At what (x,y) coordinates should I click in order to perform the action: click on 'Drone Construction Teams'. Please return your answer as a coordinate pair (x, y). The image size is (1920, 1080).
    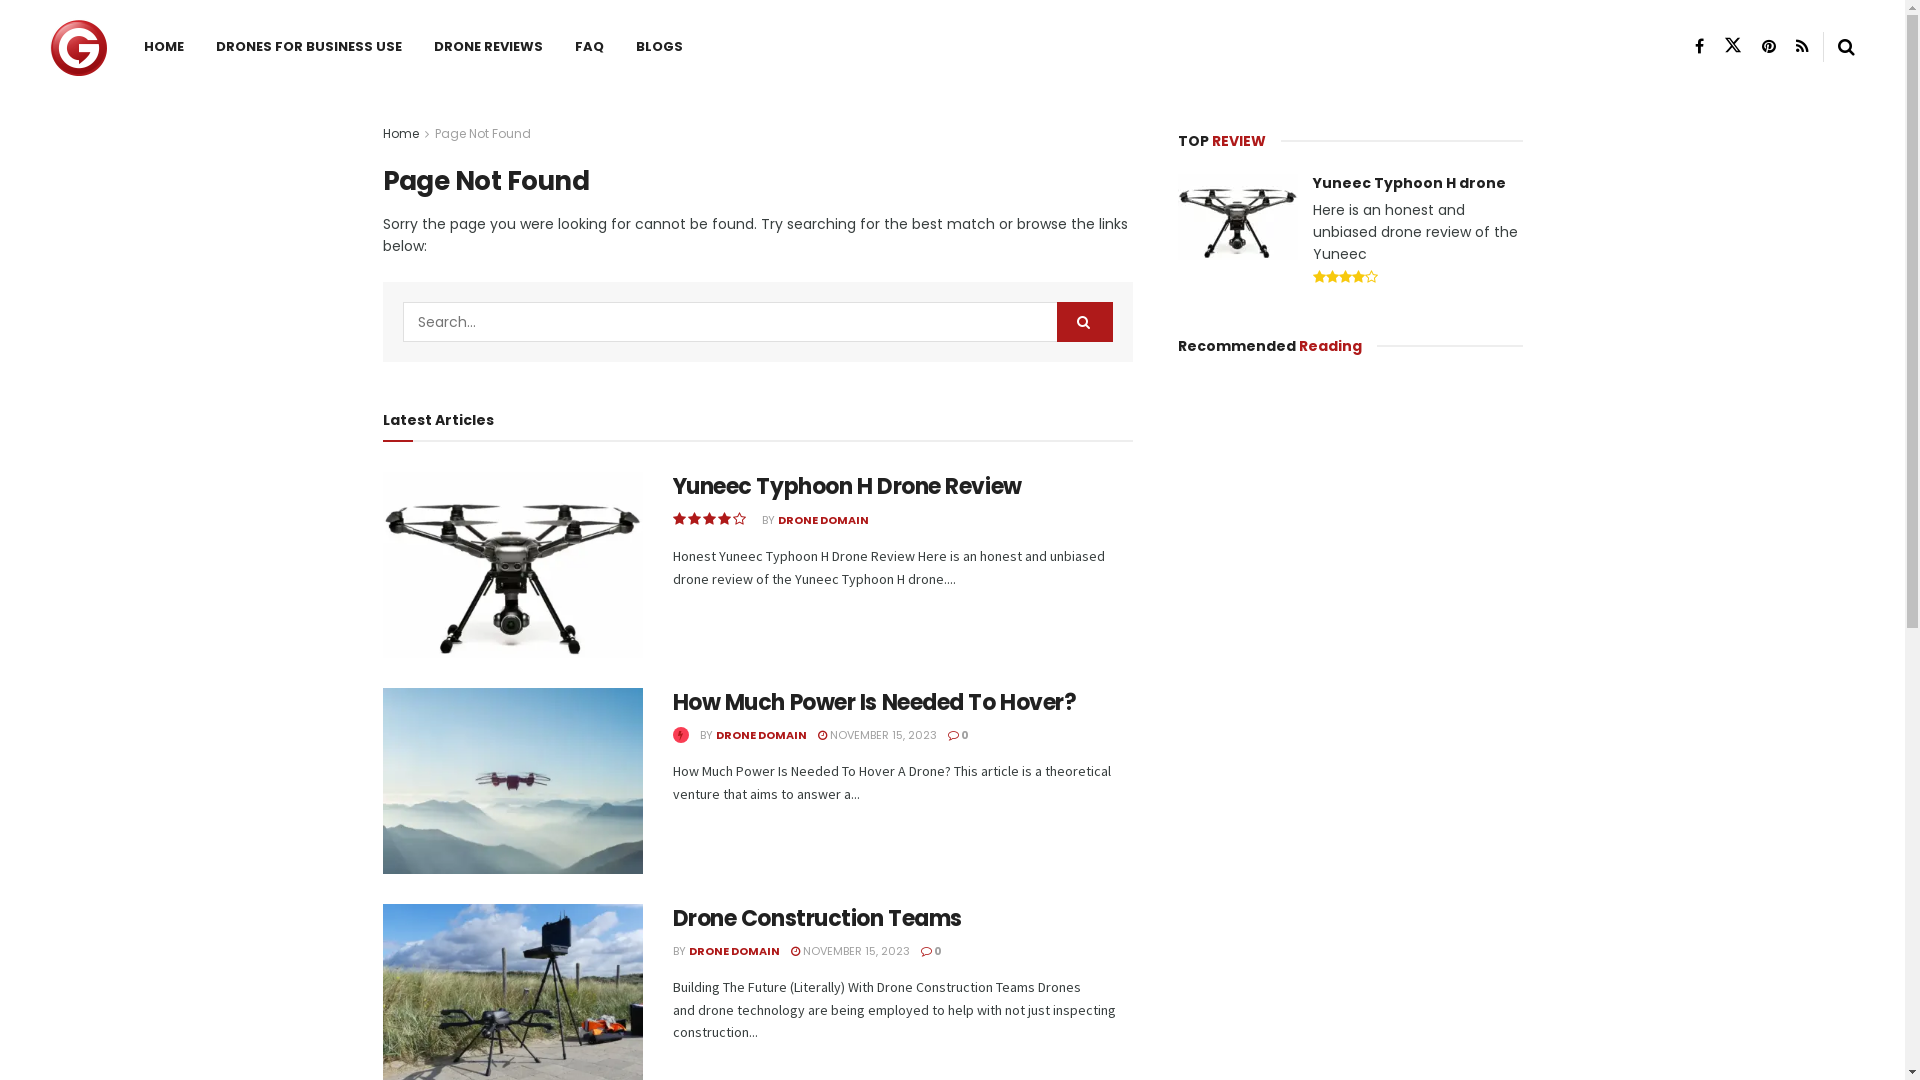
    Looking at the image, I should click on (816, 918).